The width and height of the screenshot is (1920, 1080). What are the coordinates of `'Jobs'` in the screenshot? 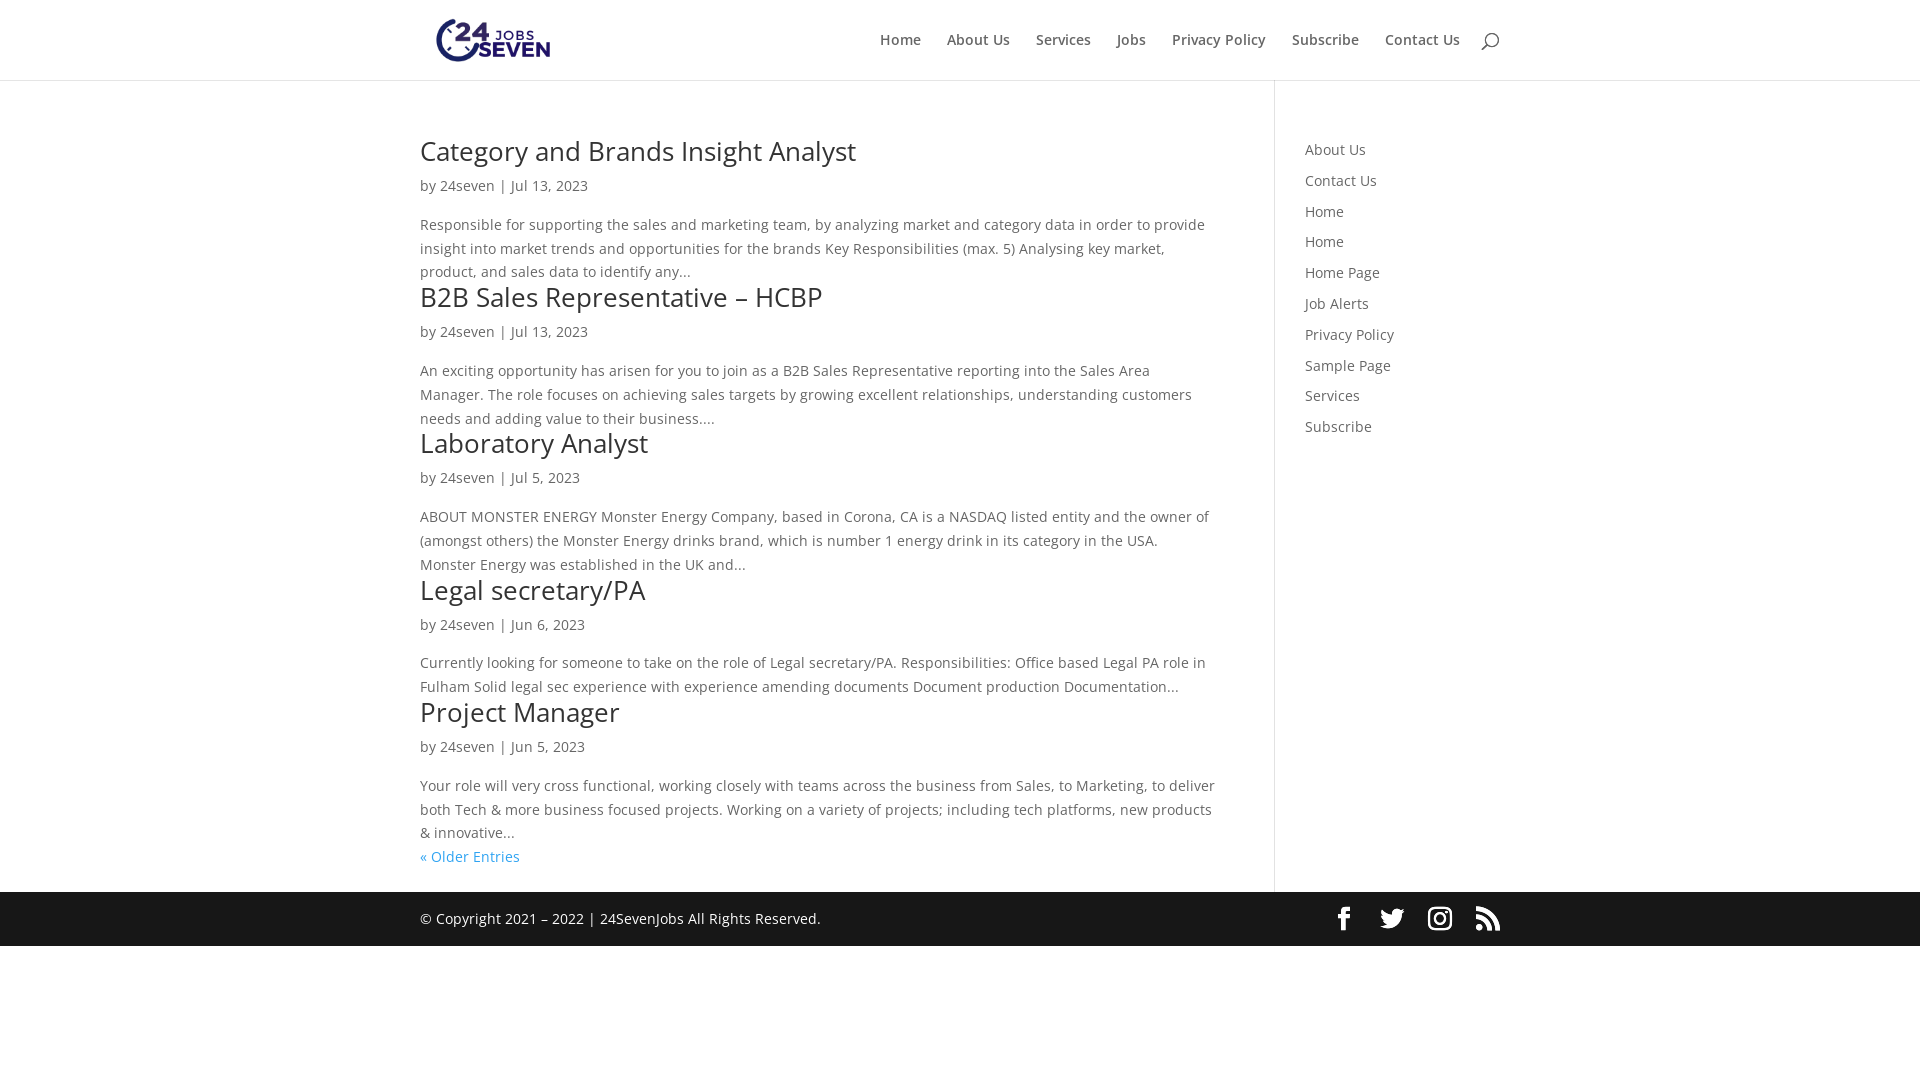 It's located at (1131, 55).